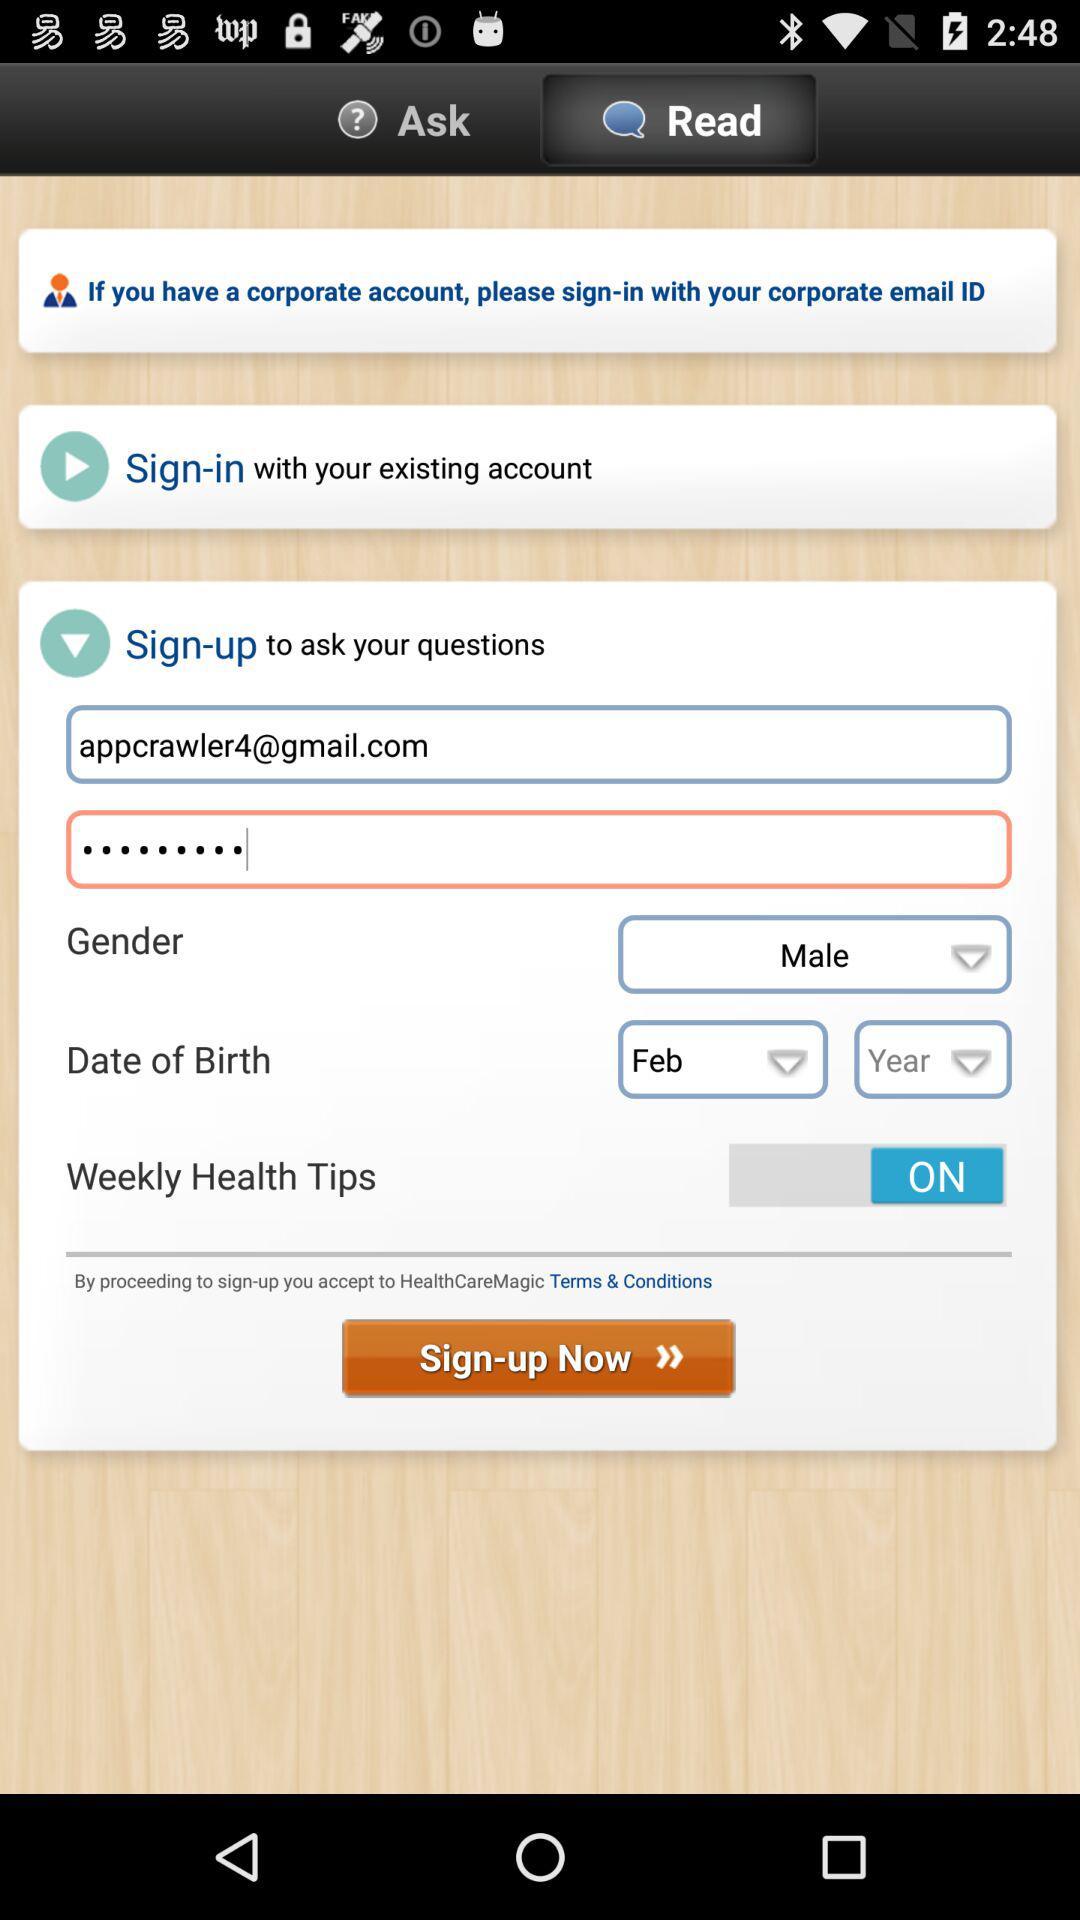 The height and width of the screenshot is (1920, 1080). What do you see at coordinates (933, 1058) in the screenshot?
I see `choose the birth year` at bounding box center [933, 1058].